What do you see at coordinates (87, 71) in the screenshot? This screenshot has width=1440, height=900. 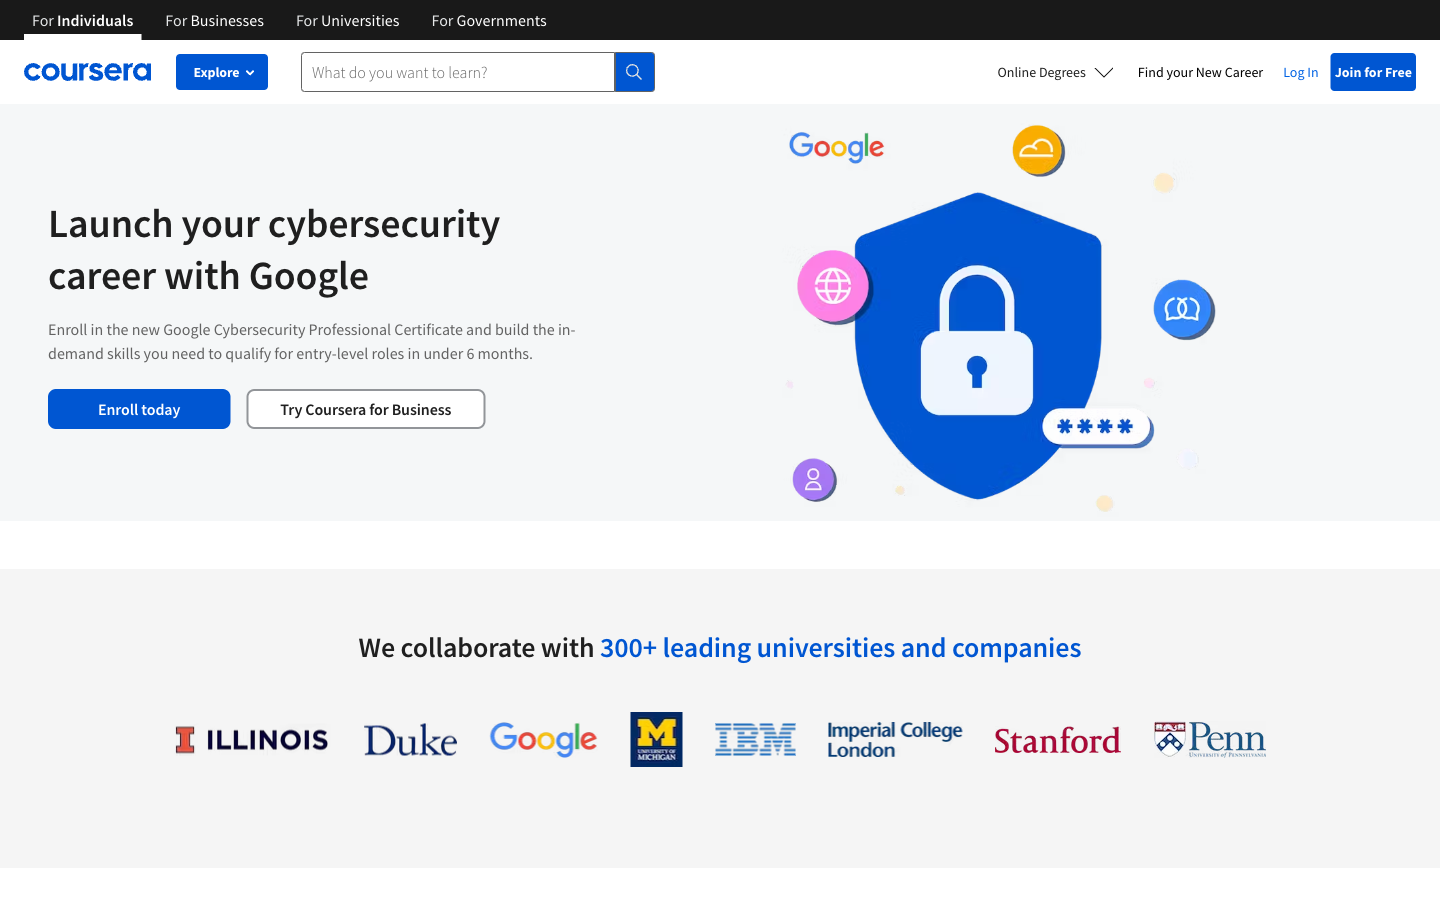 I see `Coursera"s main page` at bounding box center [87, 71].